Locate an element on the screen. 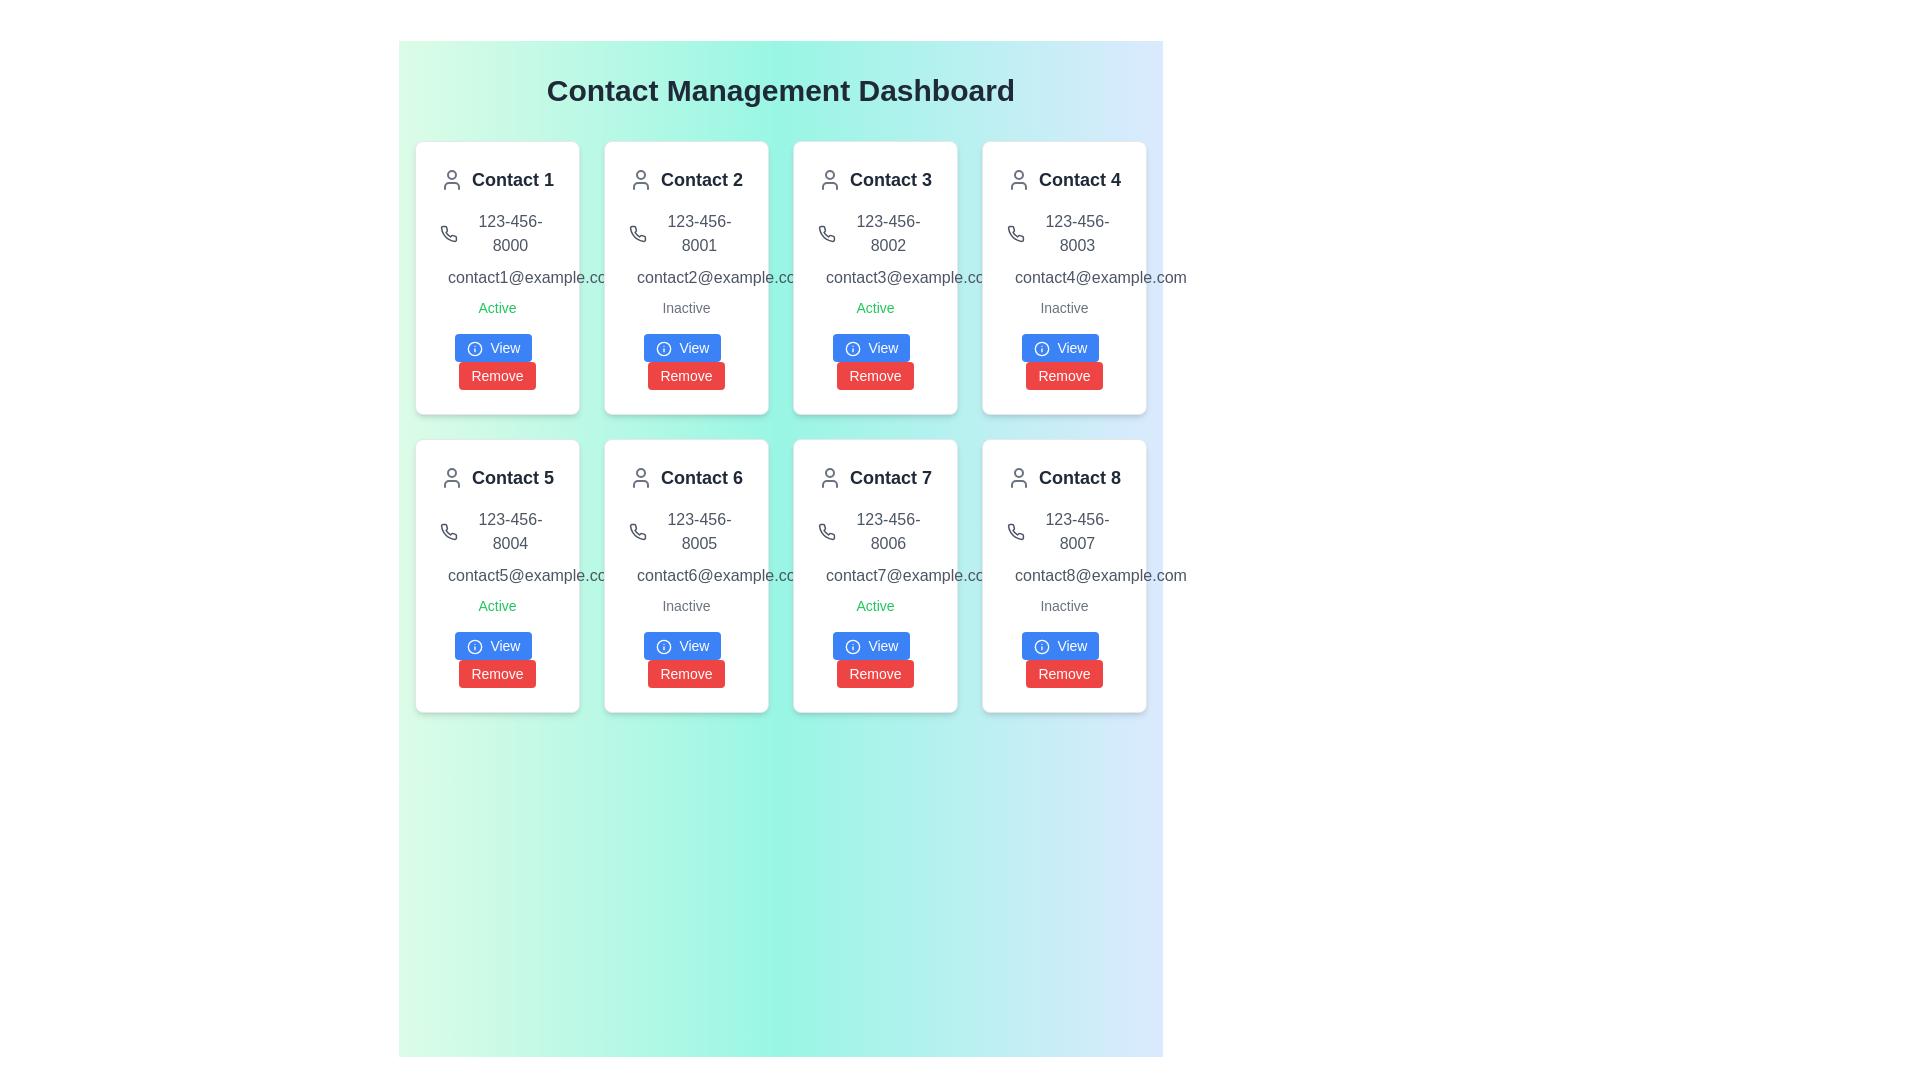 This screenshot has height=1080, width=1920. the bold-labeled textual component displaying 'Contact 3', located in the upper section of the third card from the left in the first row, which has a white background and shadowed edges is located at coordinates (875, 180).